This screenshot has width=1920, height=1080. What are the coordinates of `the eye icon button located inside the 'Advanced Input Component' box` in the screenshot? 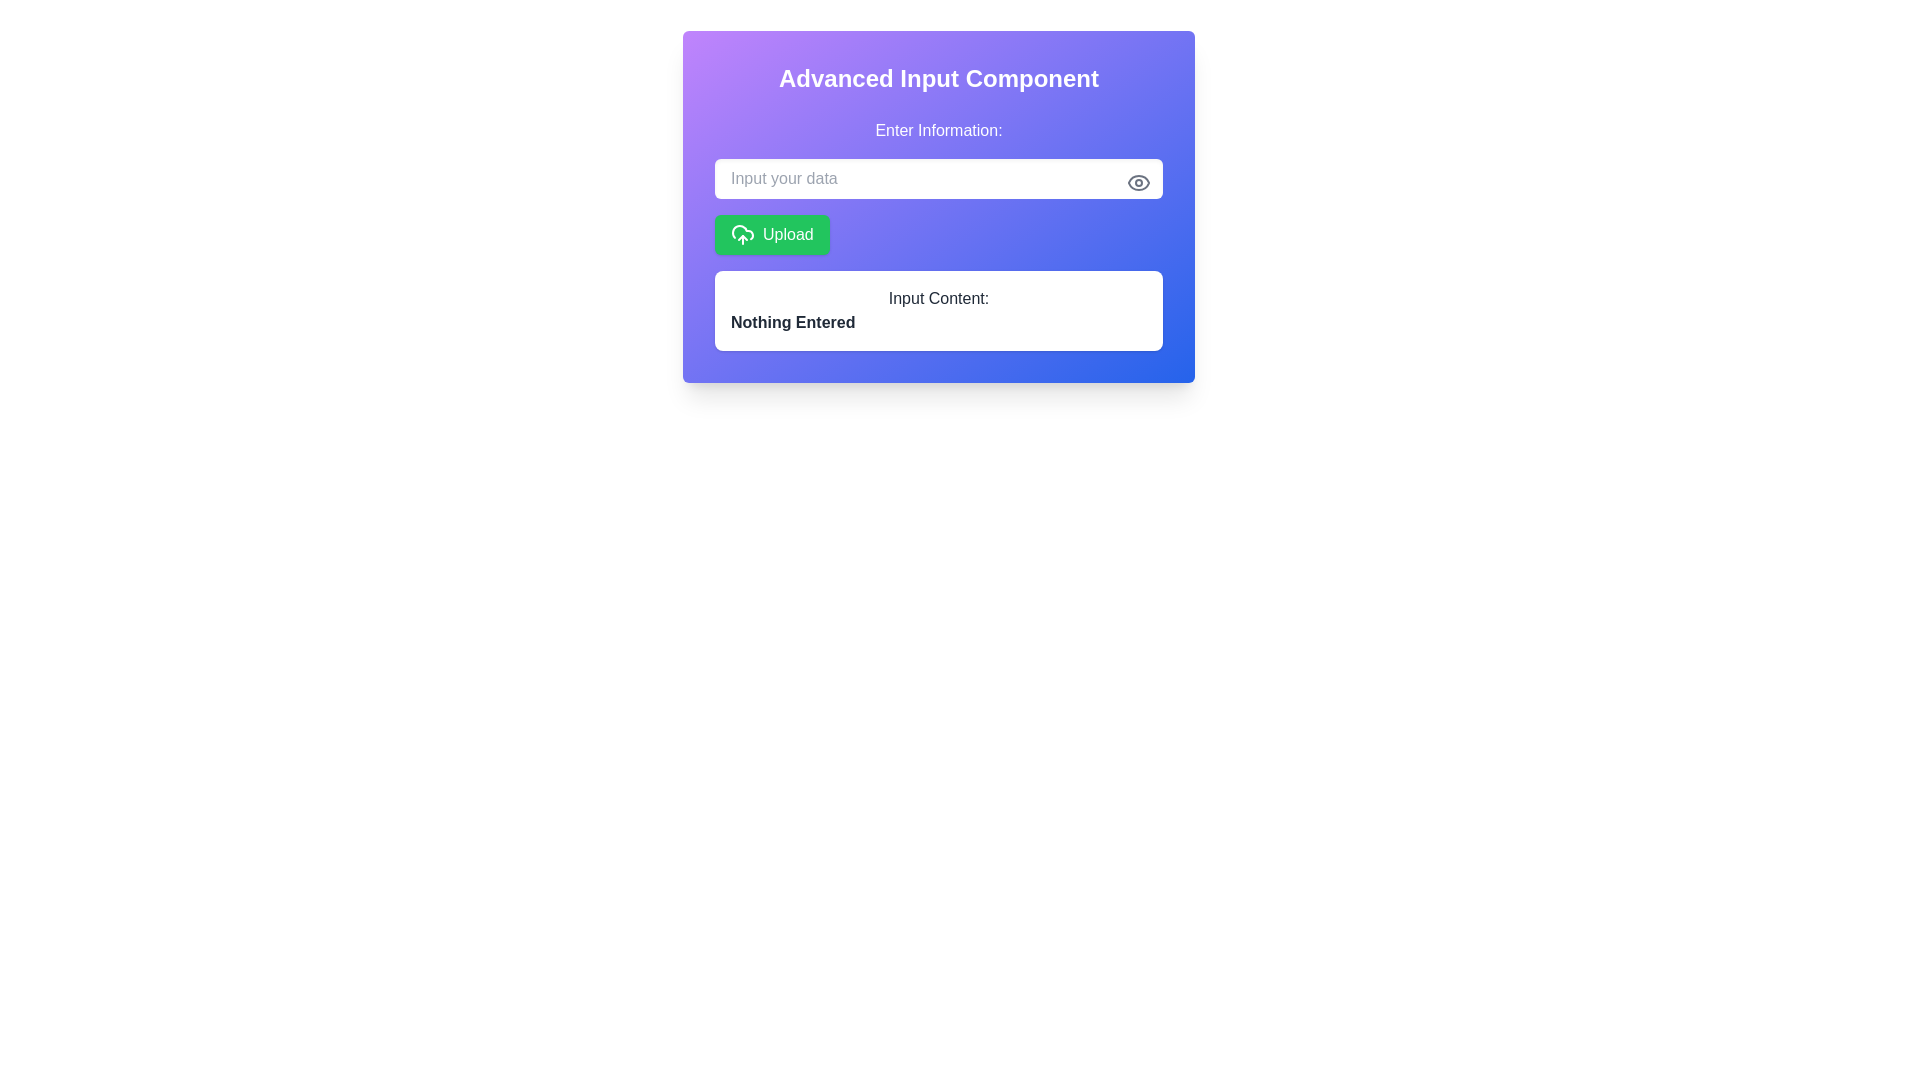 It's located at (1138, 182).